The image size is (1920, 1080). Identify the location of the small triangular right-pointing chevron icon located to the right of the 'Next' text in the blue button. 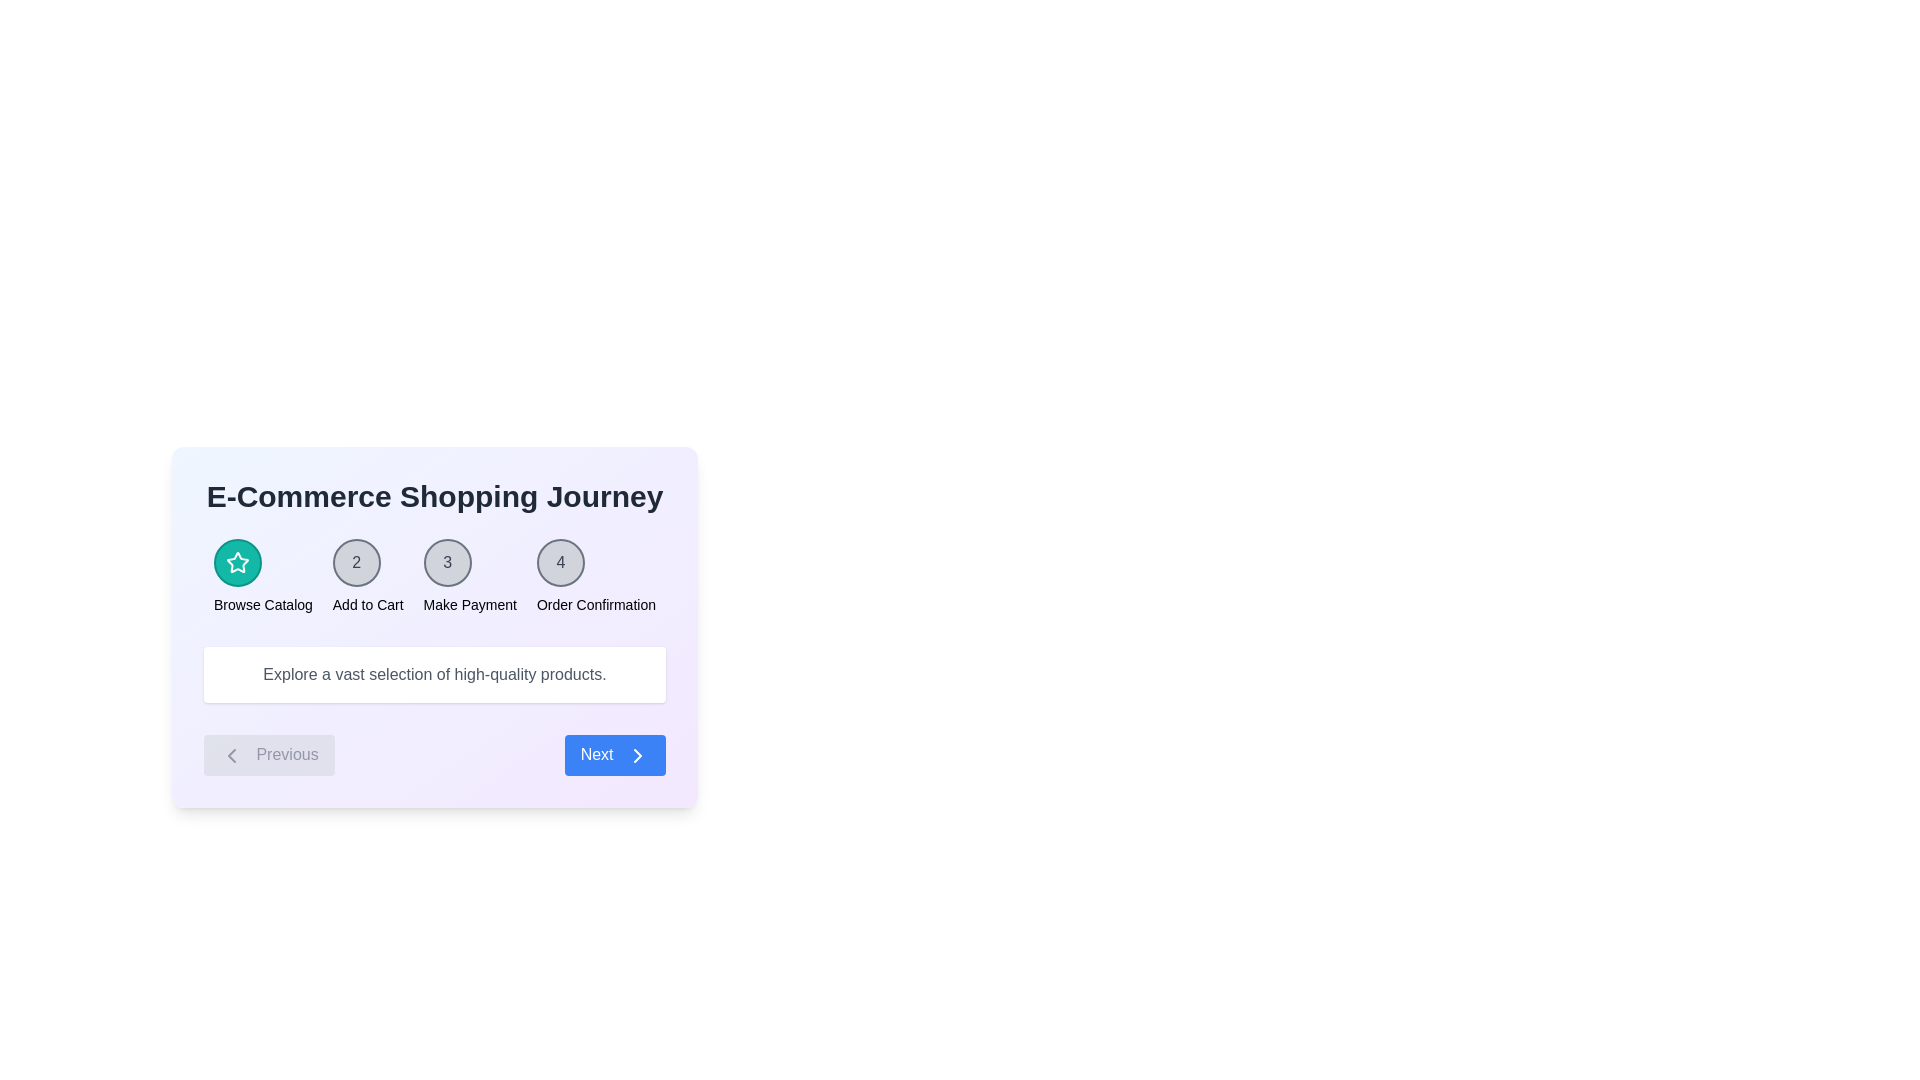
(637, 755).